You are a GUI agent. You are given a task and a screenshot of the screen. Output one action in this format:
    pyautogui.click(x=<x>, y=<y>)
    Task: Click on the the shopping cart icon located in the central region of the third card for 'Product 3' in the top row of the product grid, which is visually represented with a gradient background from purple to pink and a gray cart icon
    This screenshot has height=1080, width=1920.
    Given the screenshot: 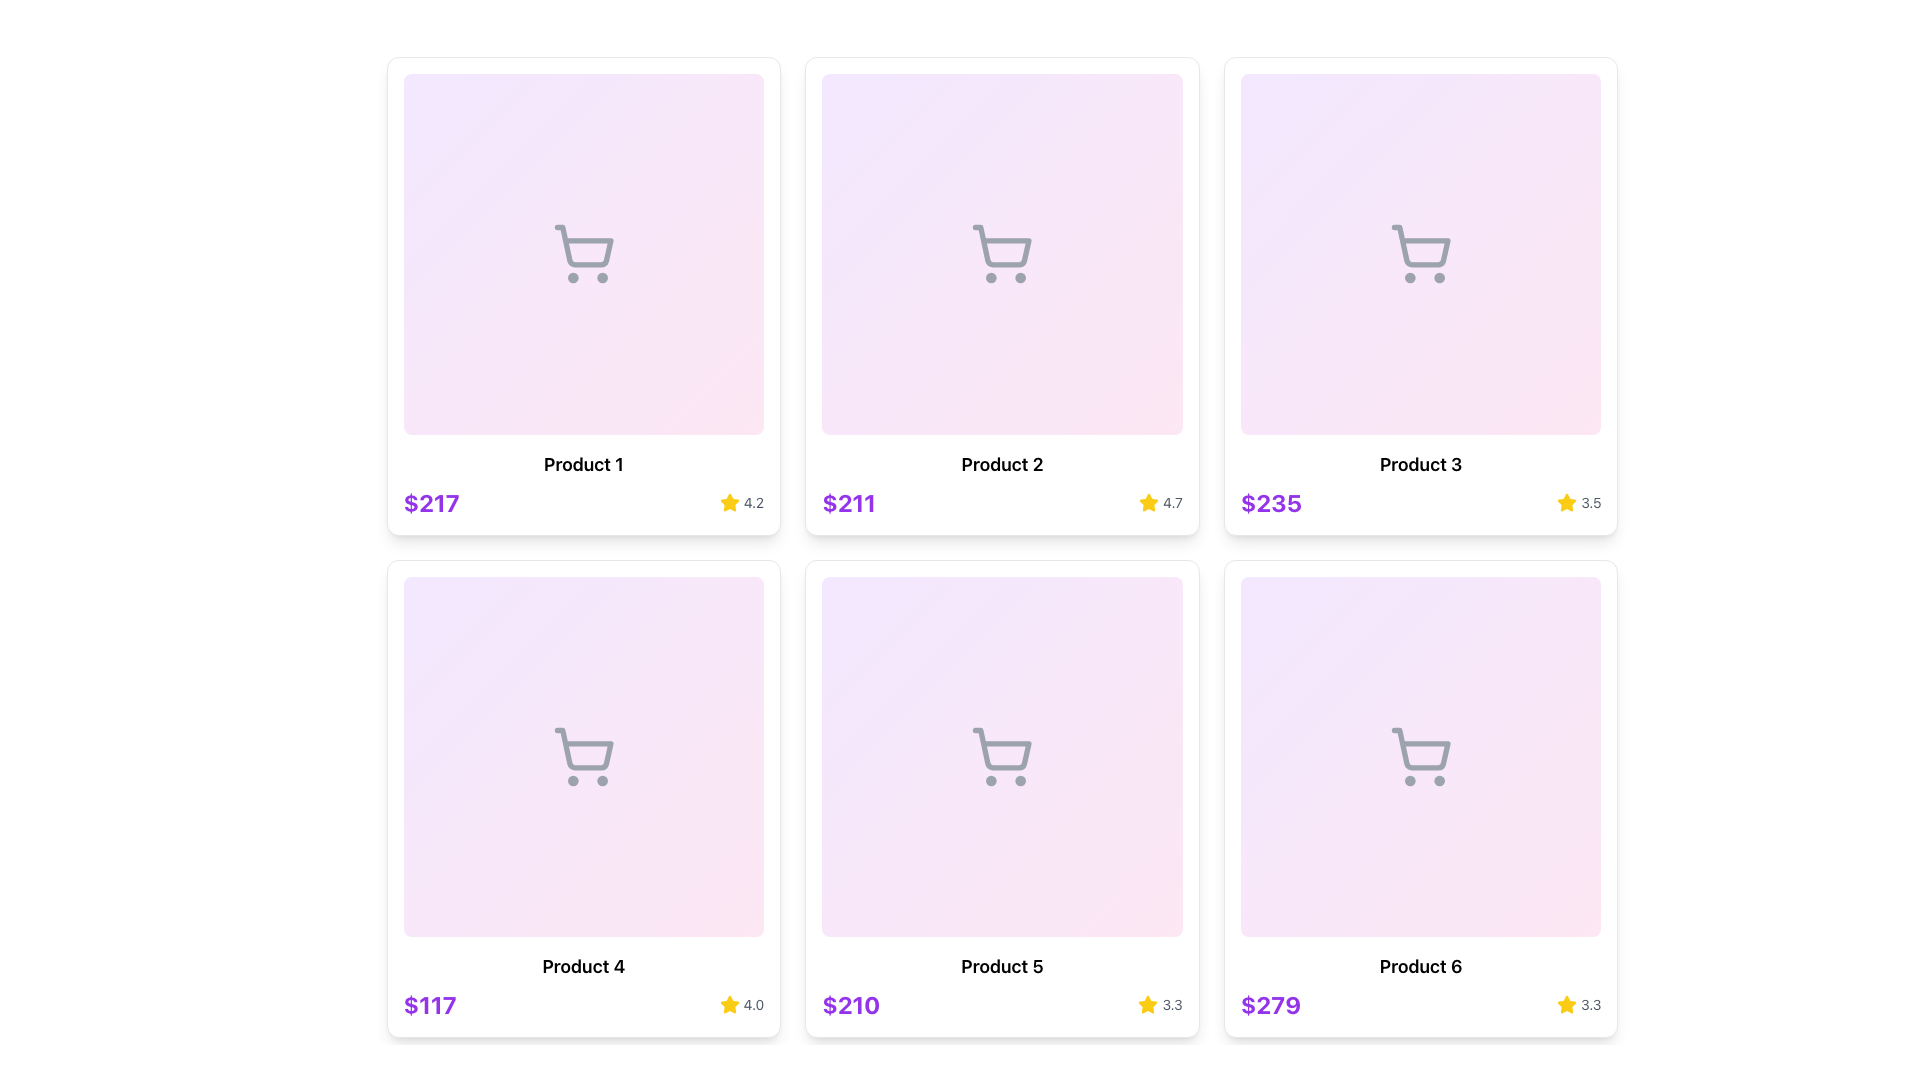 What is the action you would take?
    pyautogui.click(x=1420, y=253)
    